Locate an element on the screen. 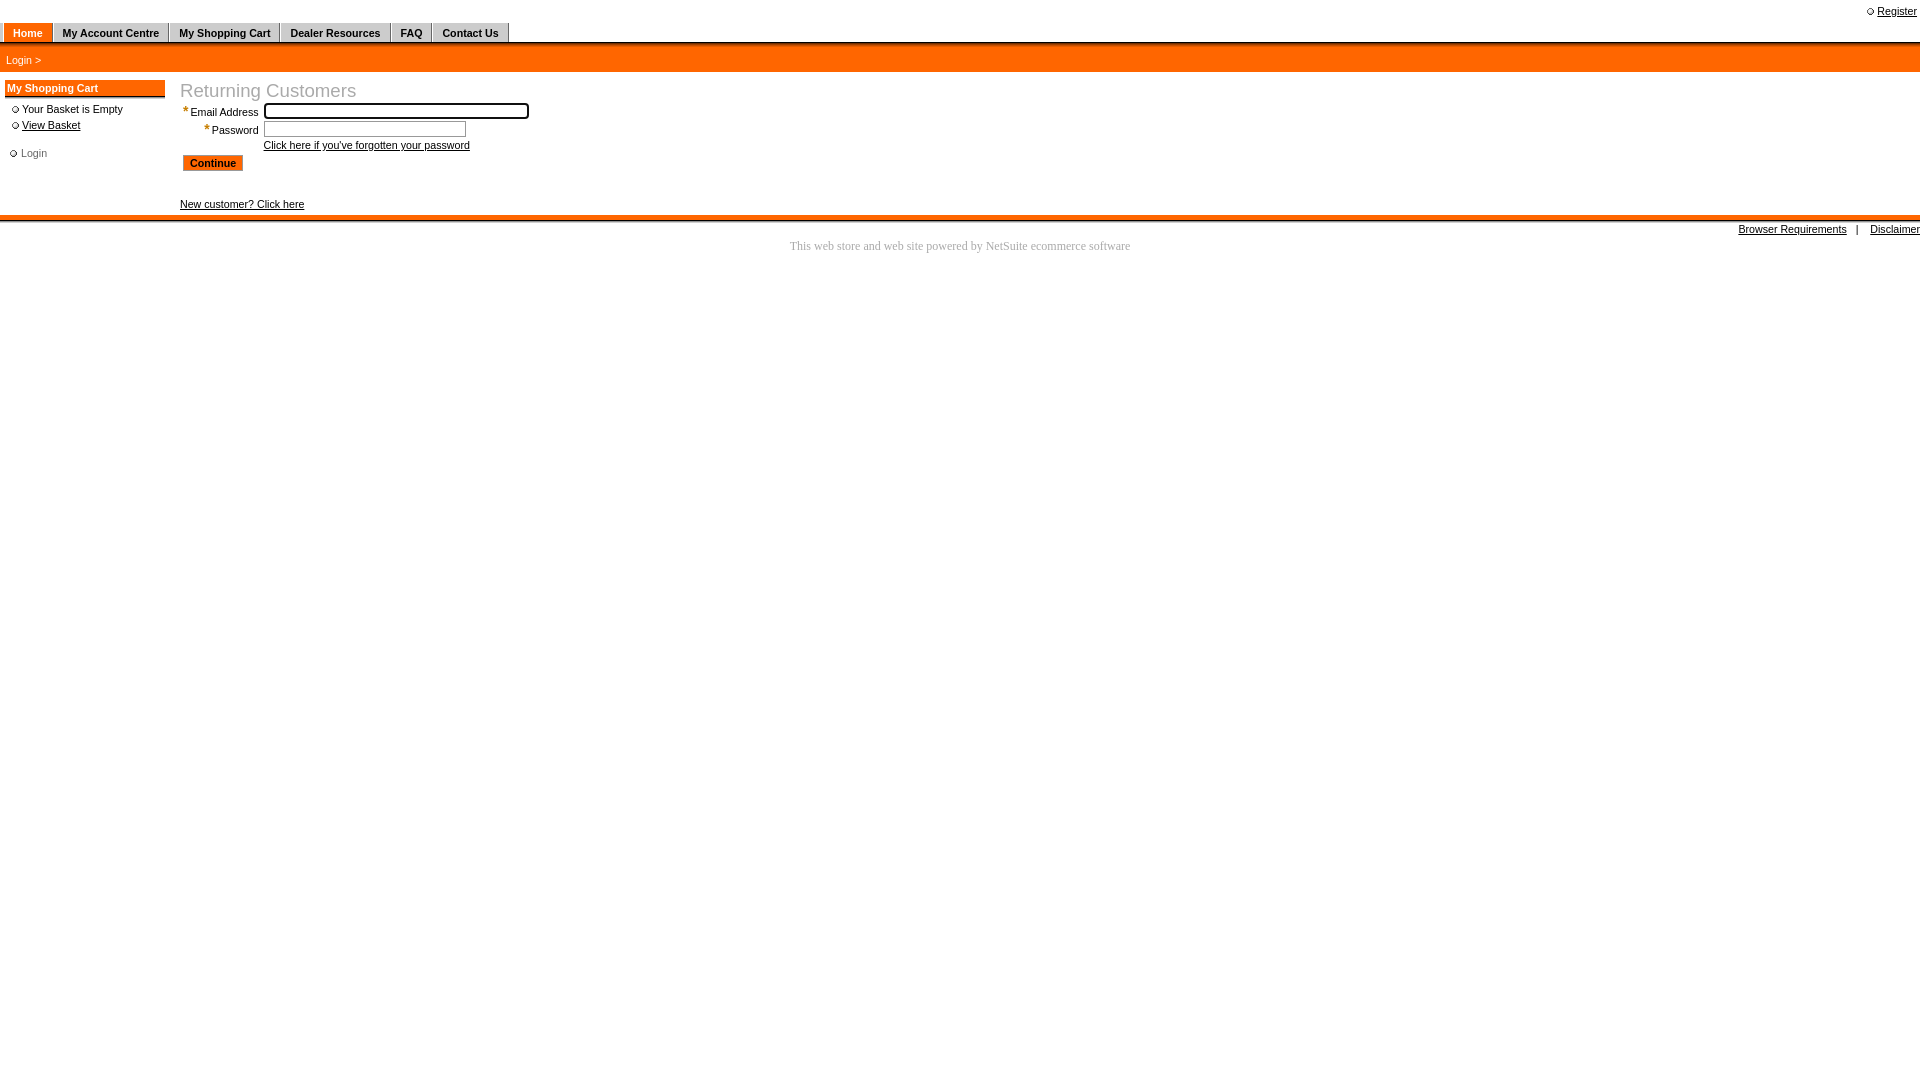 The image size is (1920, 1080). 'FAQ' is located at coordinates (411, 31).